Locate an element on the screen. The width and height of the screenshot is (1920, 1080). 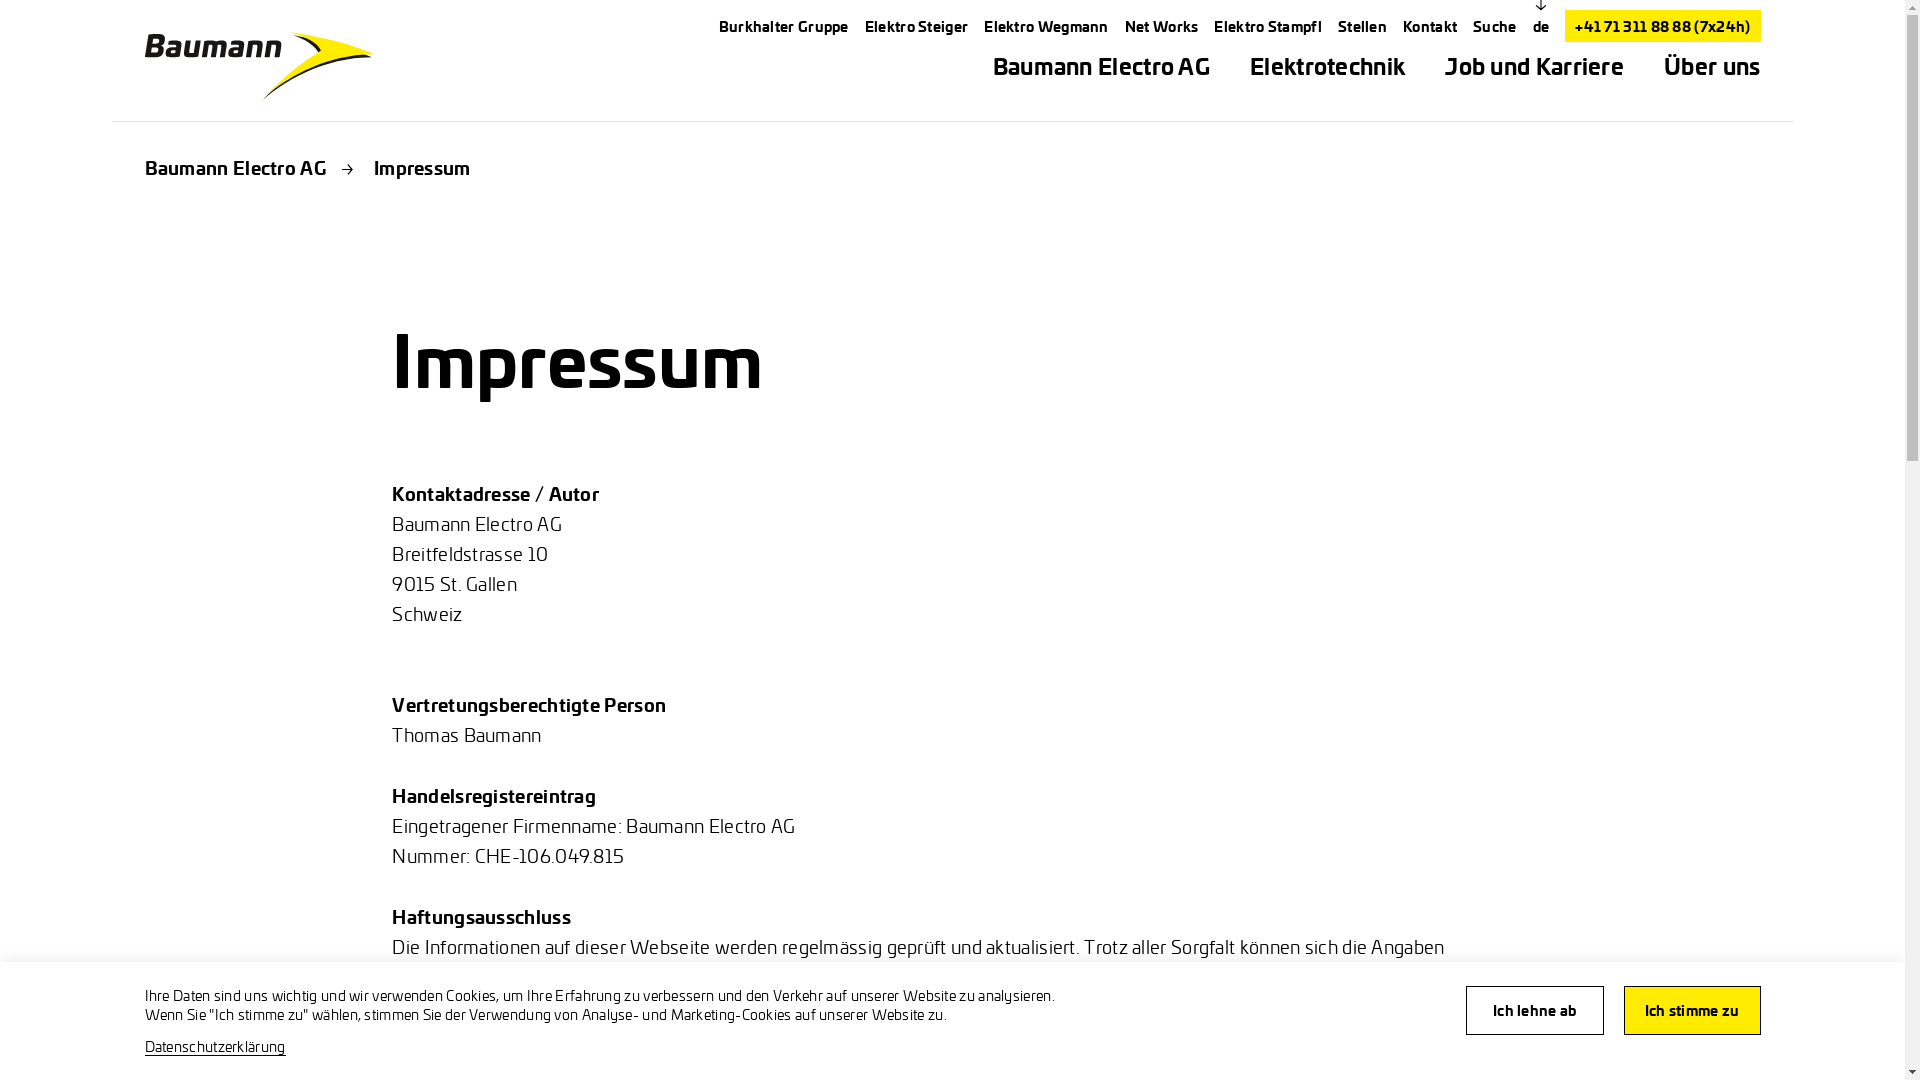
'Burkhalter Gruppe' is located at coordinates (782, 26).